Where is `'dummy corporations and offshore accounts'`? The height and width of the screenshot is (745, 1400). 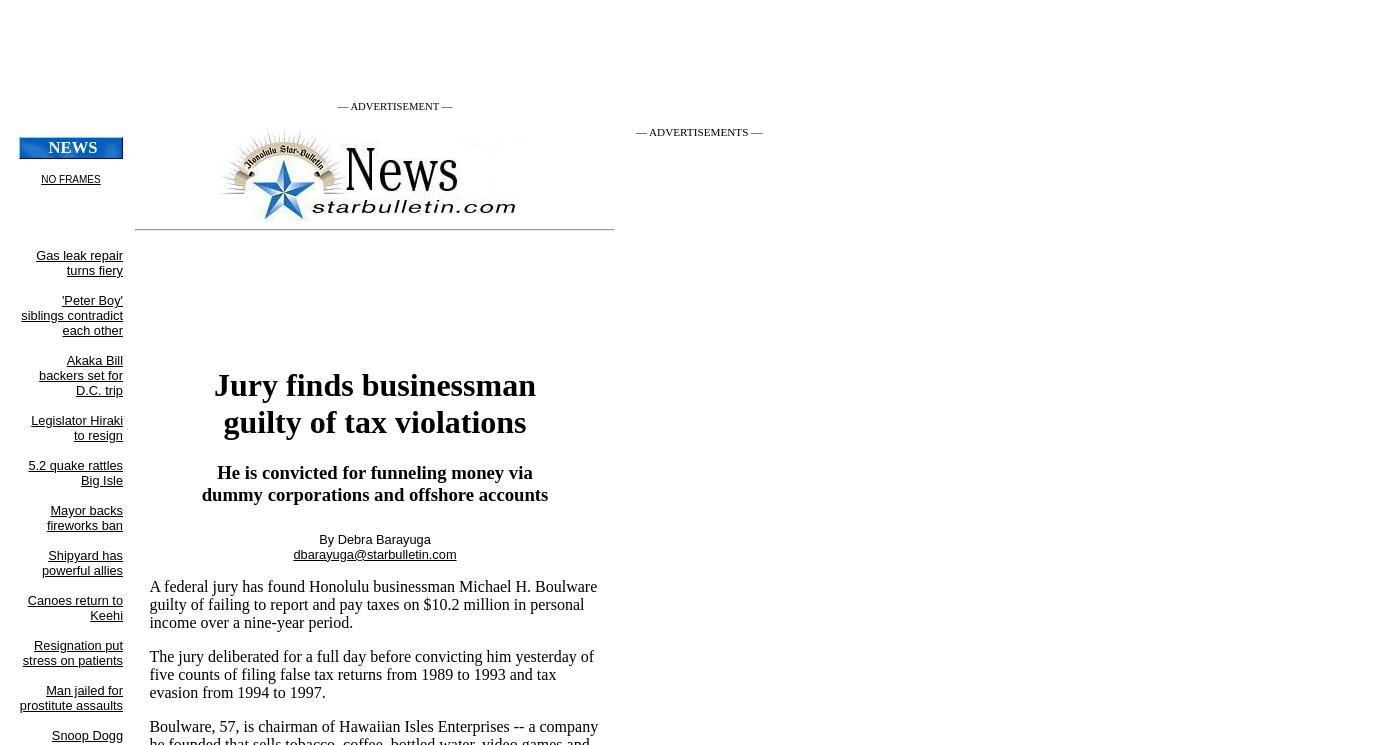
'dummy corporations and offshore accounts' is located at coordinates (374, 494).